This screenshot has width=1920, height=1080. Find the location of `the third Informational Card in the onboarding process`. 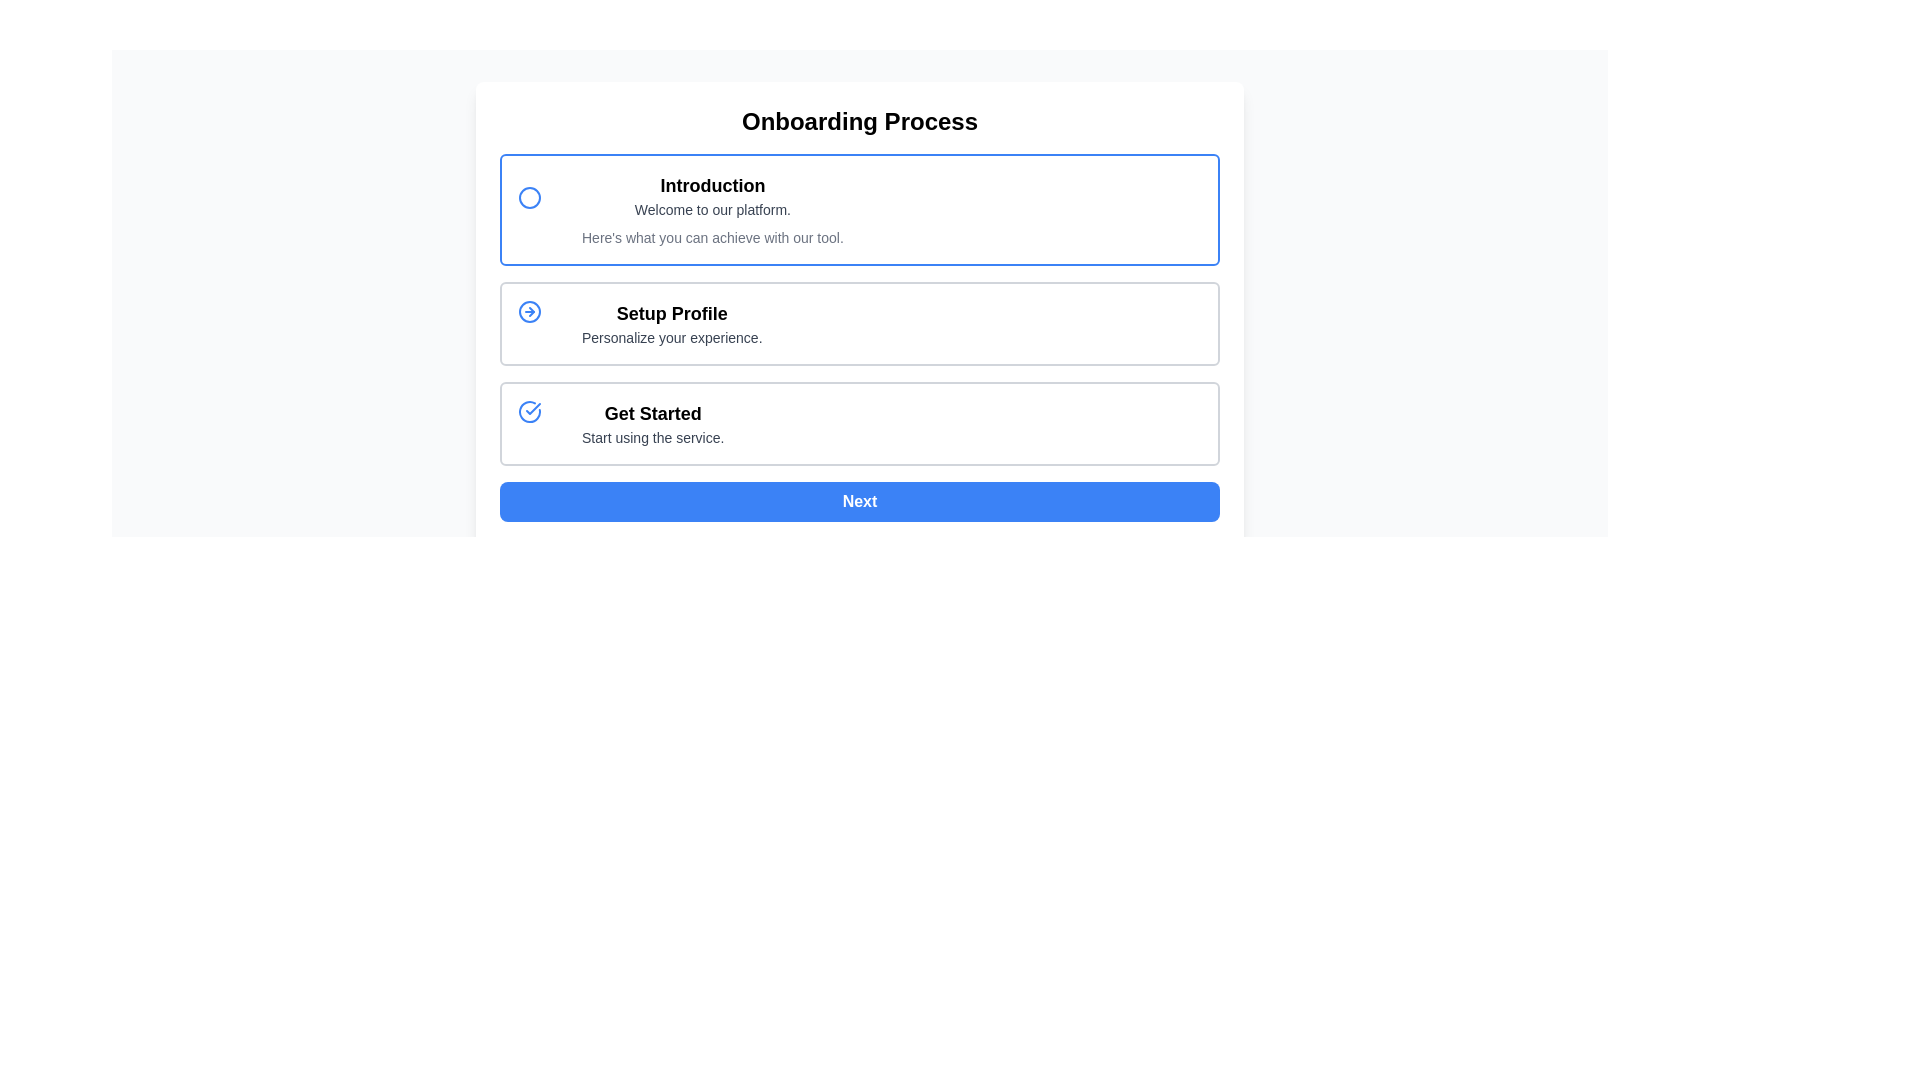

the third Informational Card in the onboarding process is located at coordinates (859, 423).